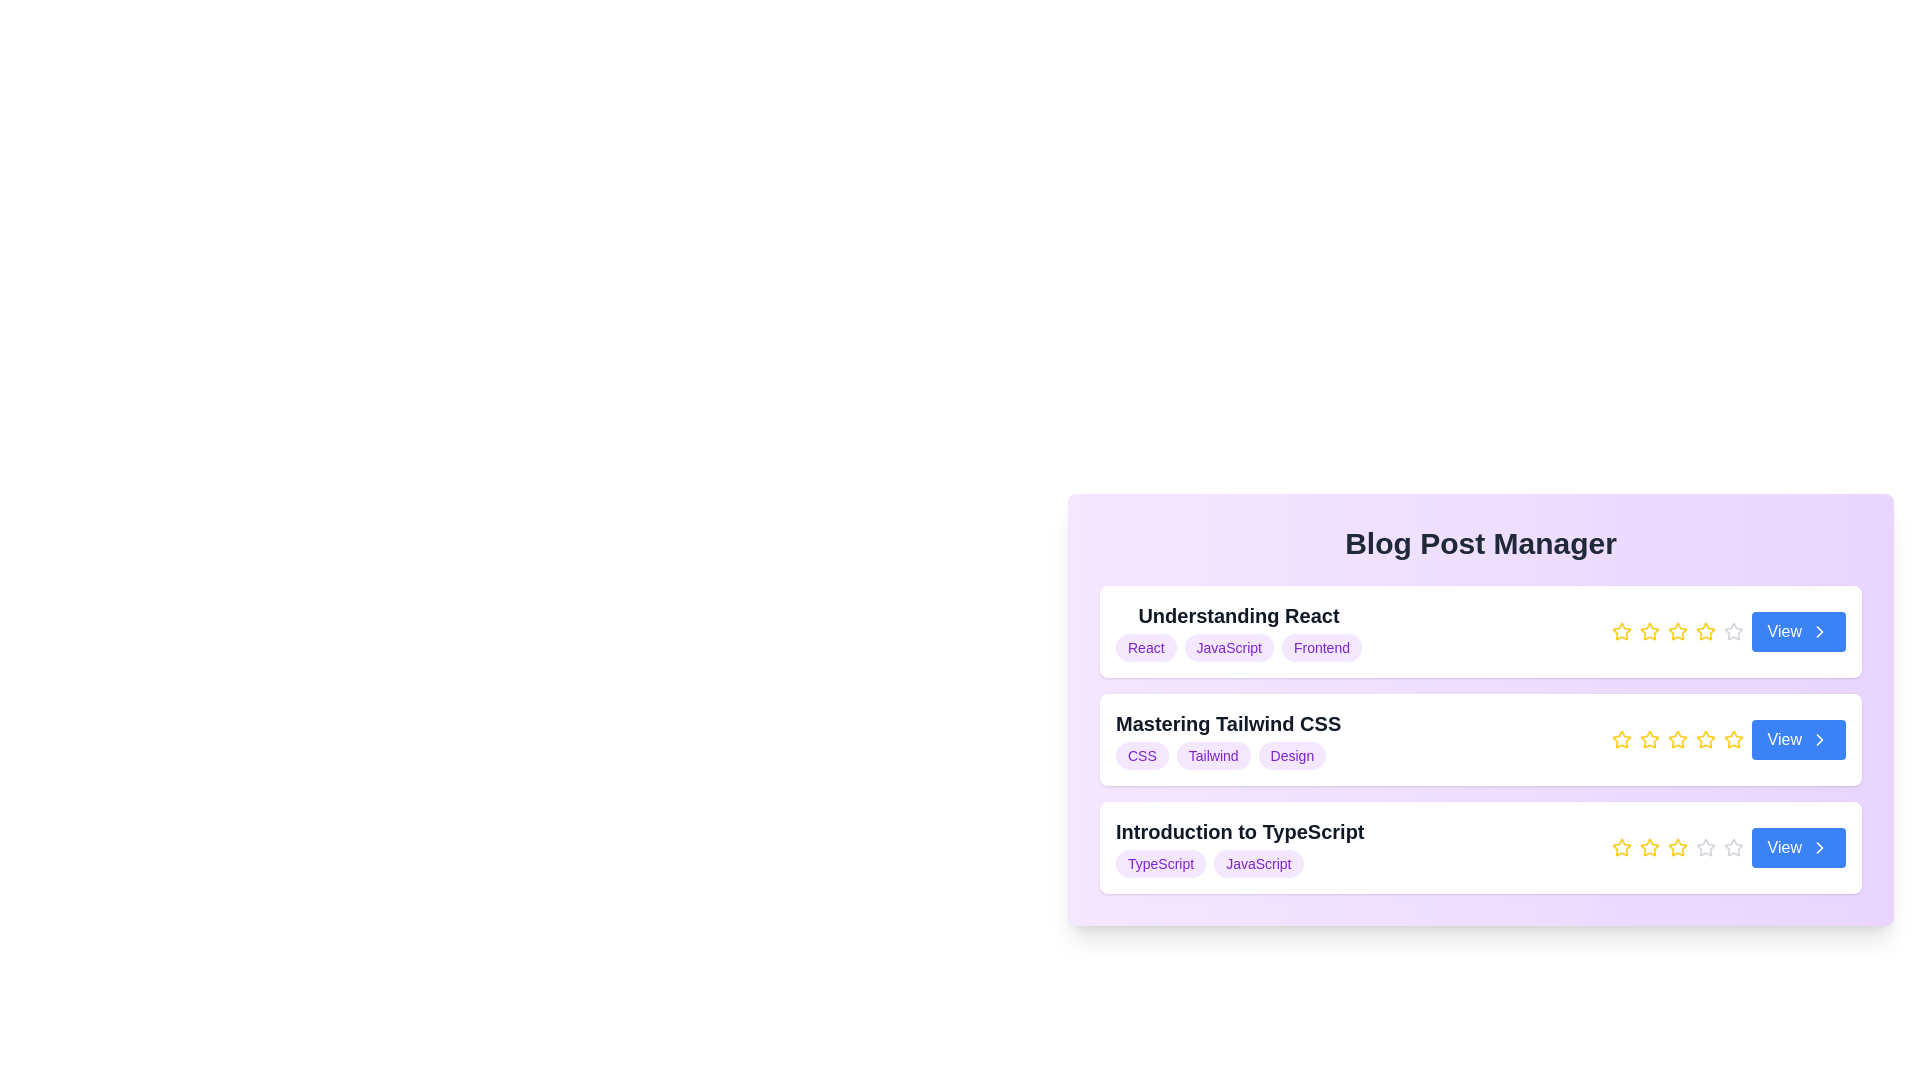 Image resolution: width=1920 pixels, height=1080 pixels. Describe the element at coordinates (1146, 648) in the screenshot. I see `the non-interactive label/tag that specifies the category 'React', which is the first tag in a row of tags under the title 'Understanding React'` at that location.